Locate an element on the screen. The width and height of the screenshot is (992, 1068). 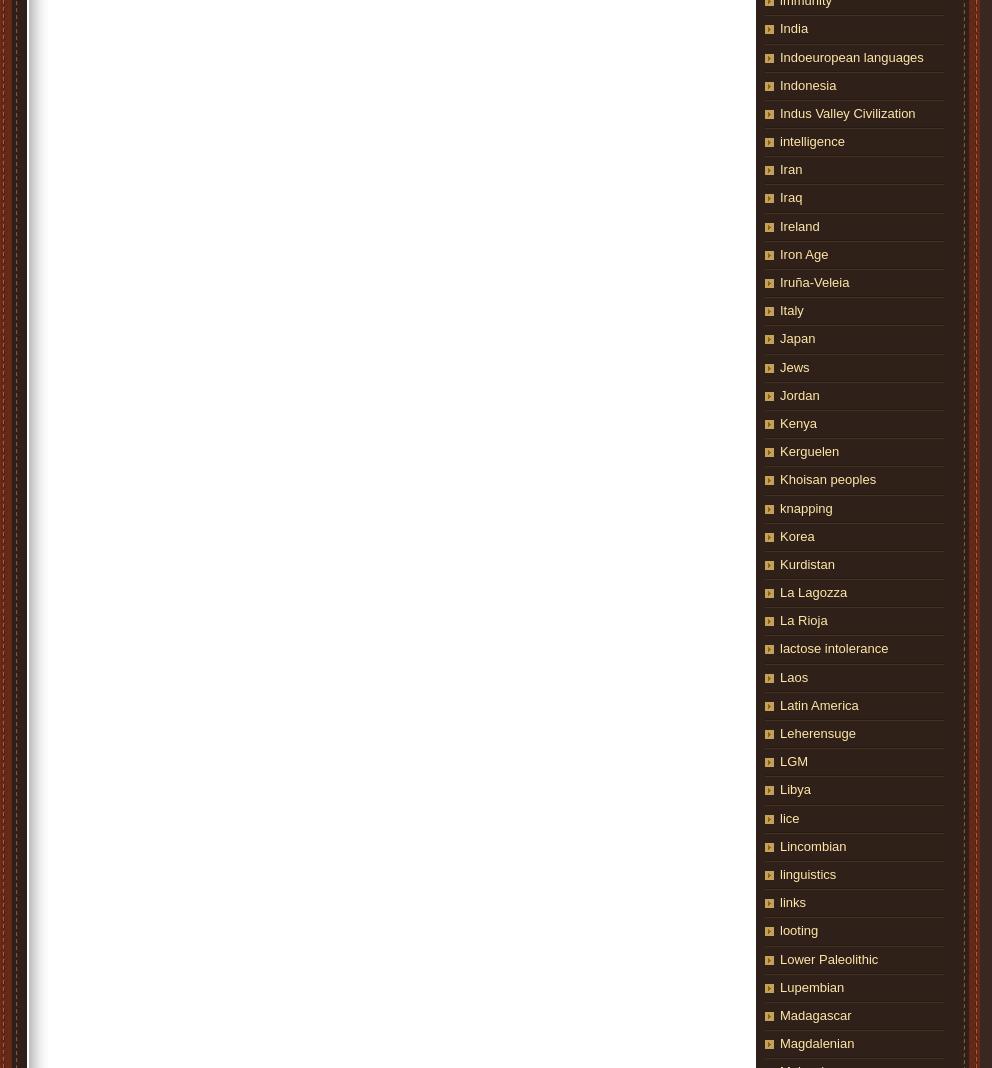
'Lincombian' is located at coordinates (813, 844).